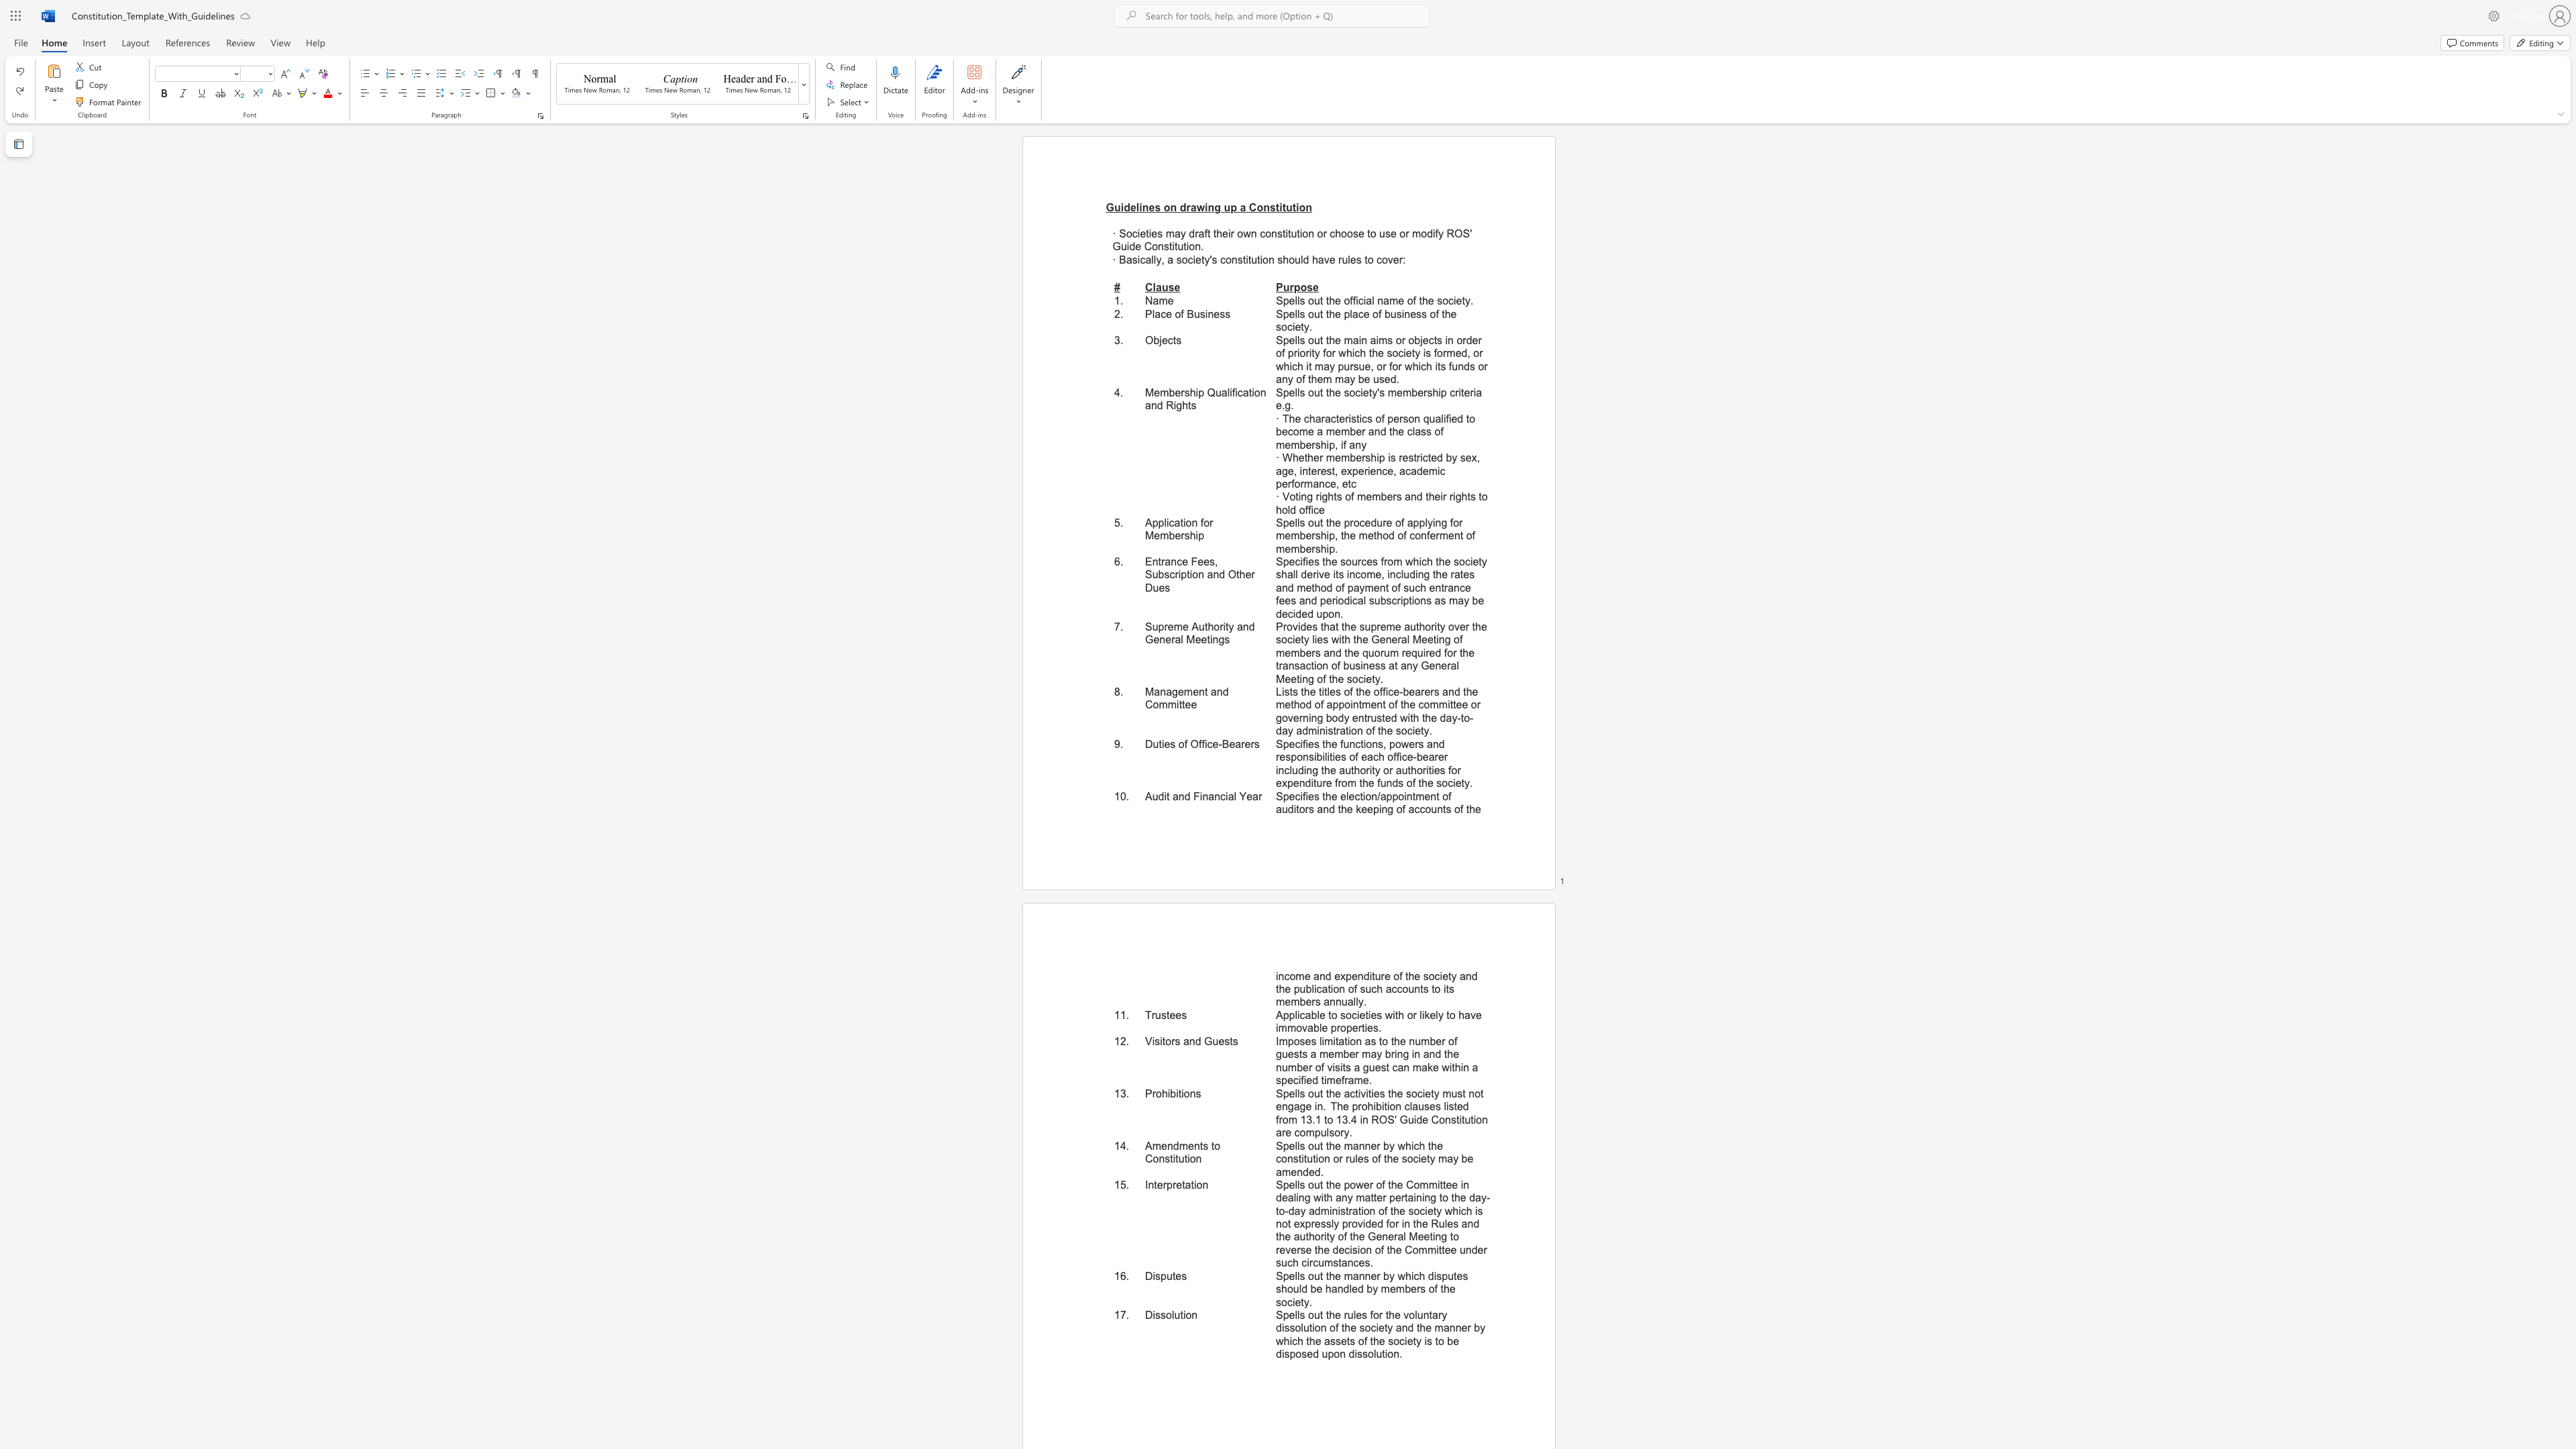  Describe the element at coordinates (1345, 300) in the screenshot. I see `the 2th character "o" in the text` at that location.